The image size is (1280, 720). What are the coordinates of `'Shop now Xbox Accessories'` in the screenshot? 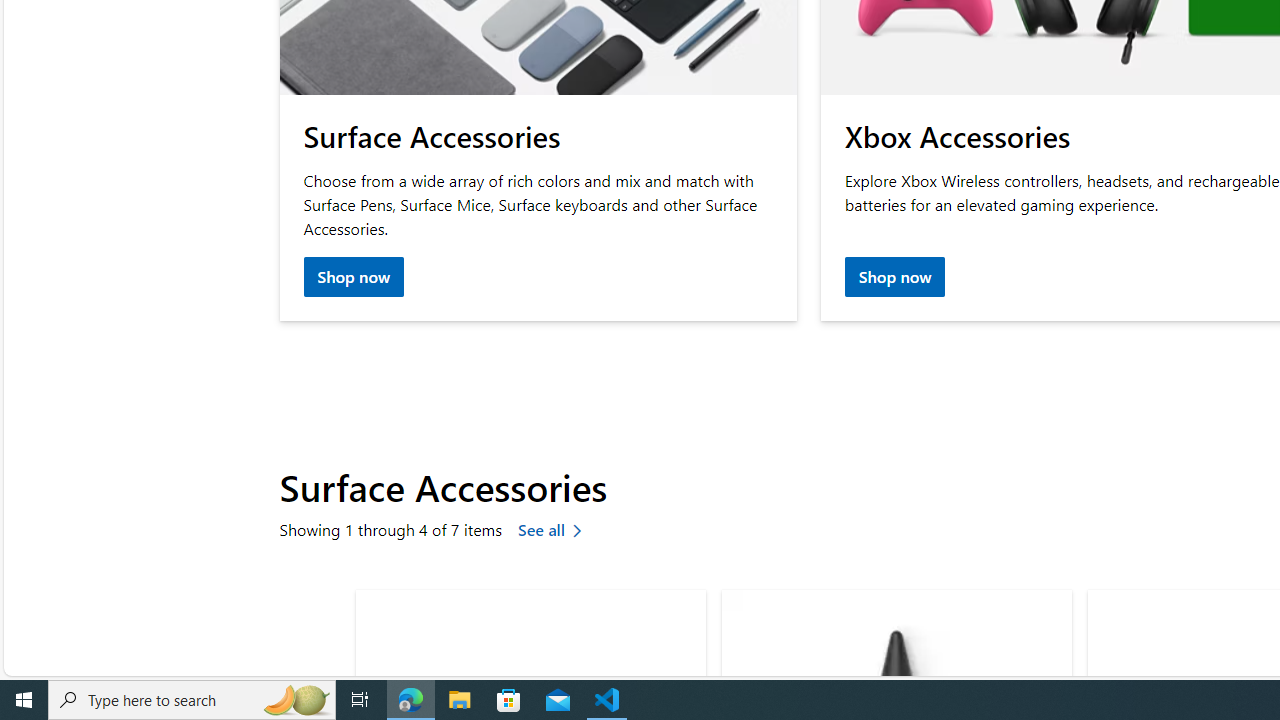 It's located at (893, 278).